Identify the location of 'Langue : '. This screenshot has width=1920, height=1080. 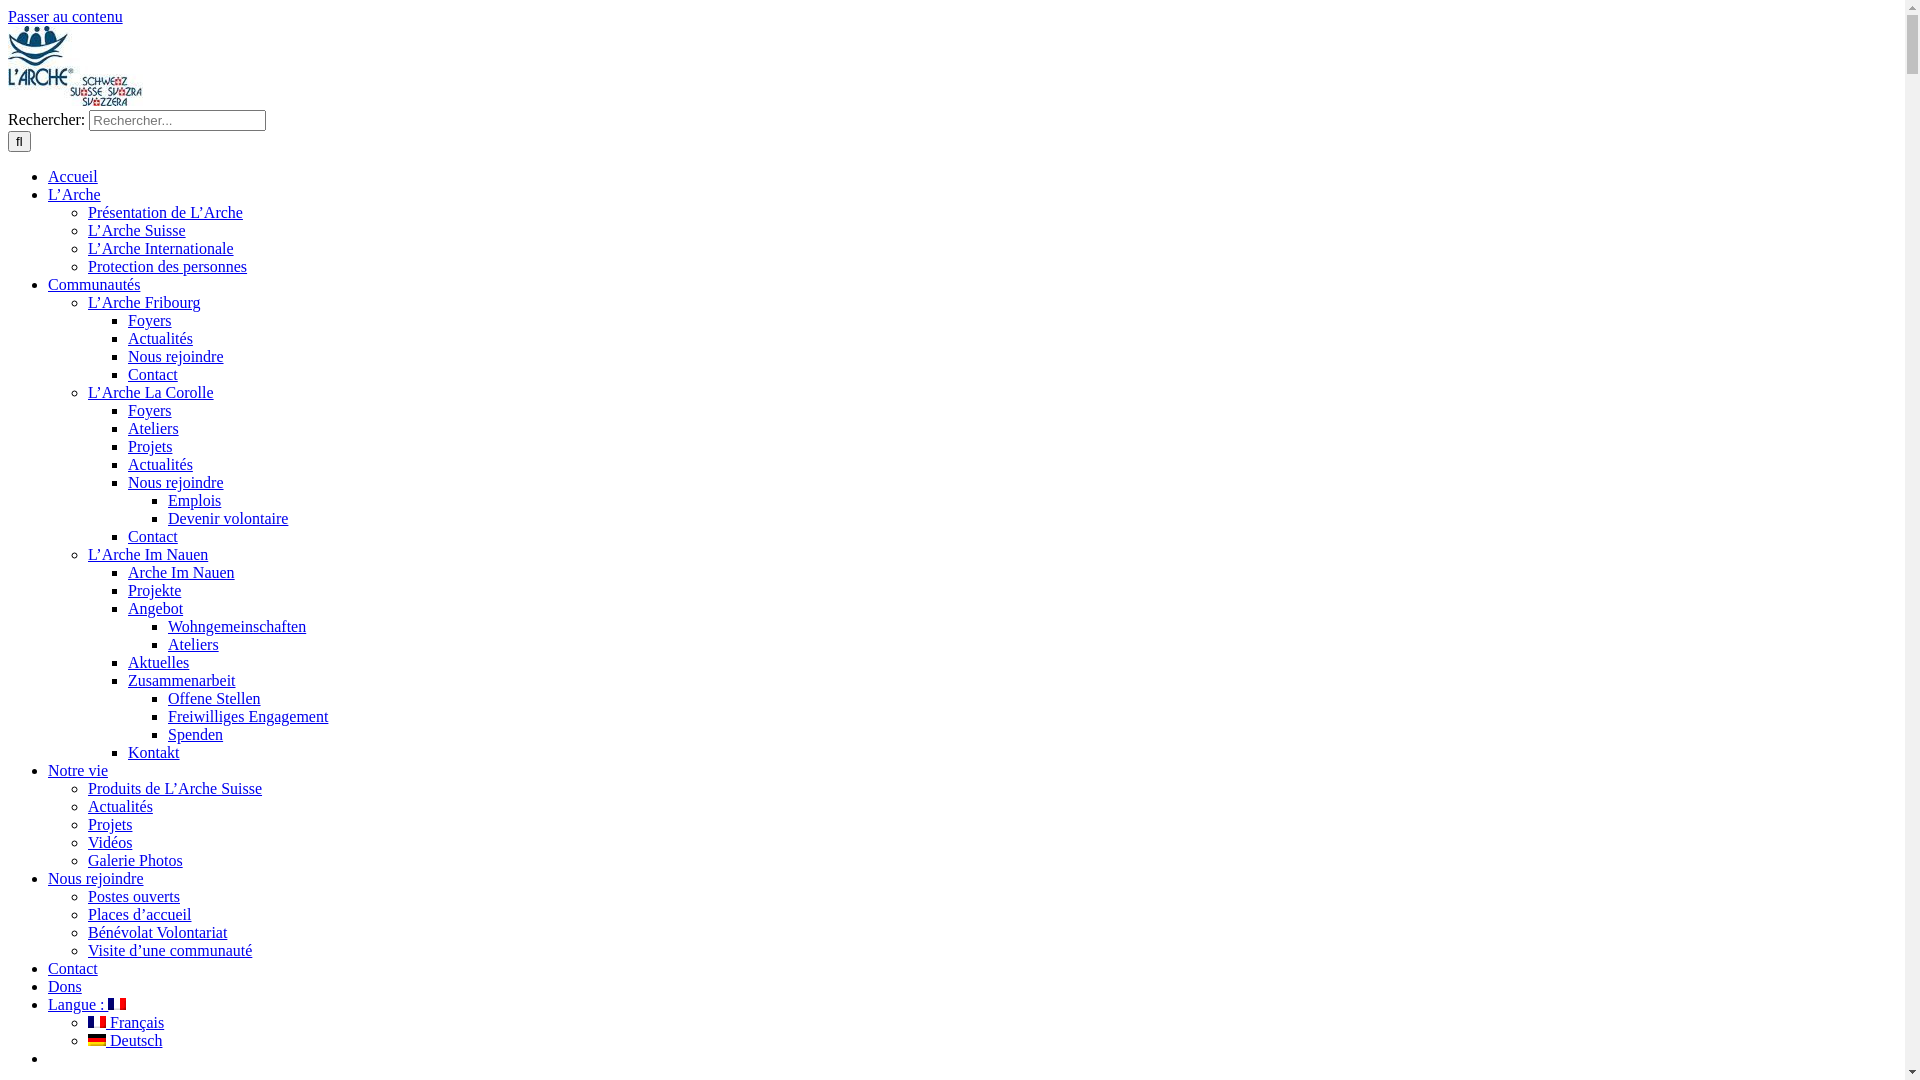
(48, 1004).